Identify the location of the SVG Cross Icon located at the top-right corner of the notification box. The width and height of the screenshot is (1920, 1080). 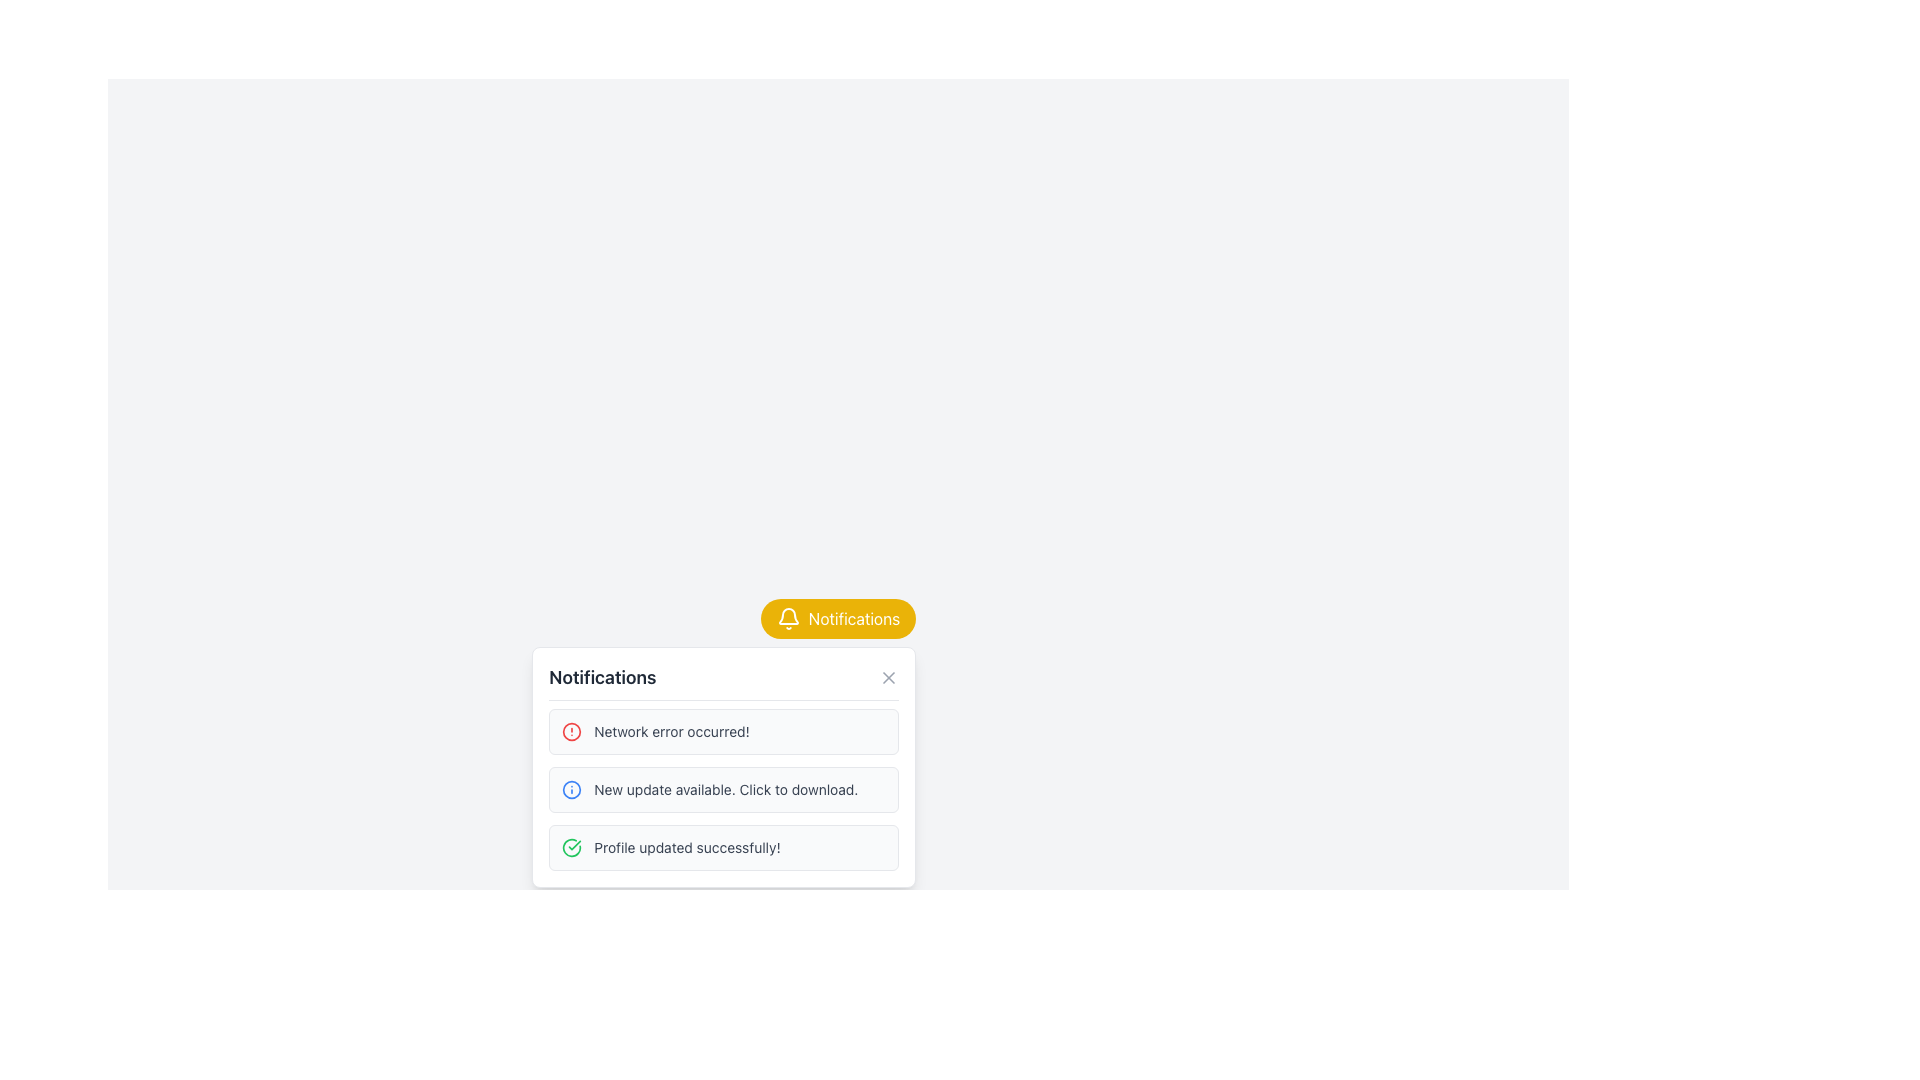
(888, 677).